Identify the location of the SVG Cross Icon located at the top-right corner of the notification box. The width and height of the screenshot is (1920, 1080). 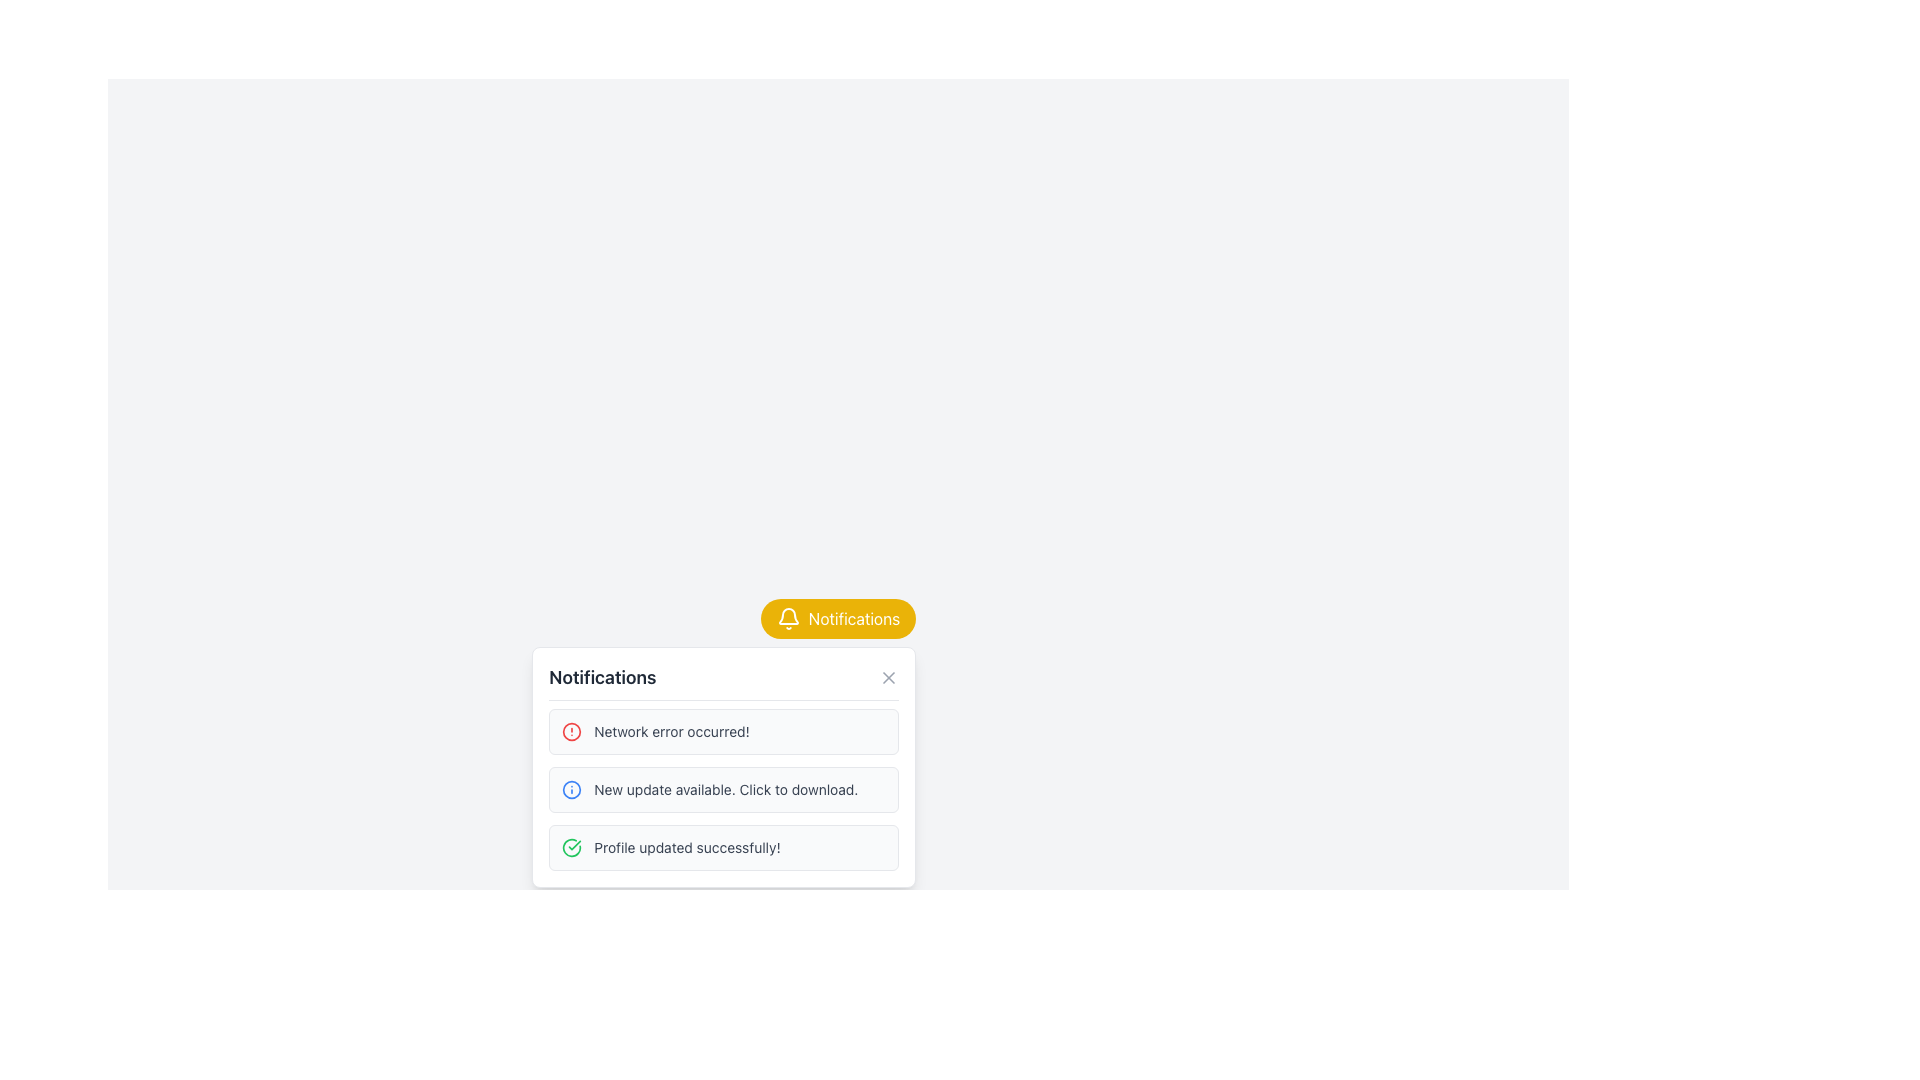
(888, 677).